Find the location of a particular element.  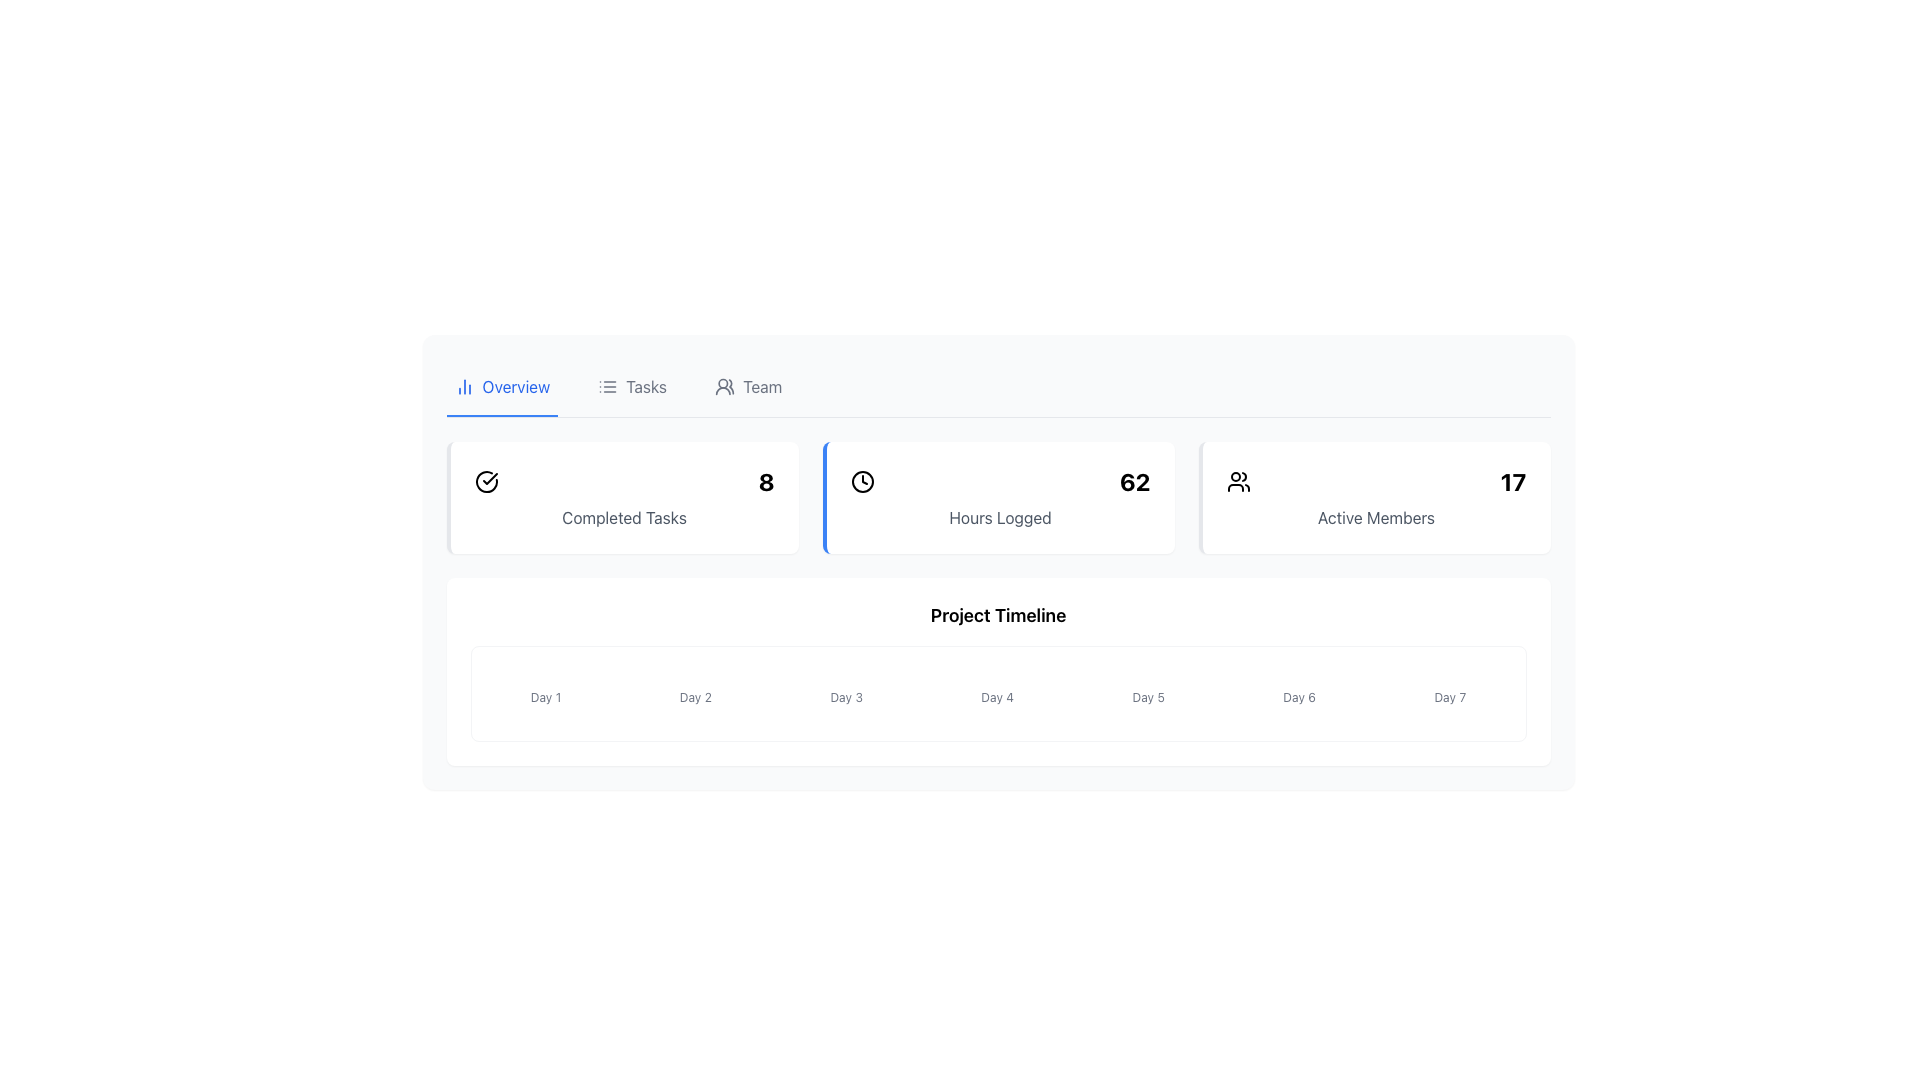

the text label reading 'Day 2', which is styled in a small, faint gray font and located below a vertical rounded bar in the 'Project Timeline' panel is located at coordinates (695, 697).